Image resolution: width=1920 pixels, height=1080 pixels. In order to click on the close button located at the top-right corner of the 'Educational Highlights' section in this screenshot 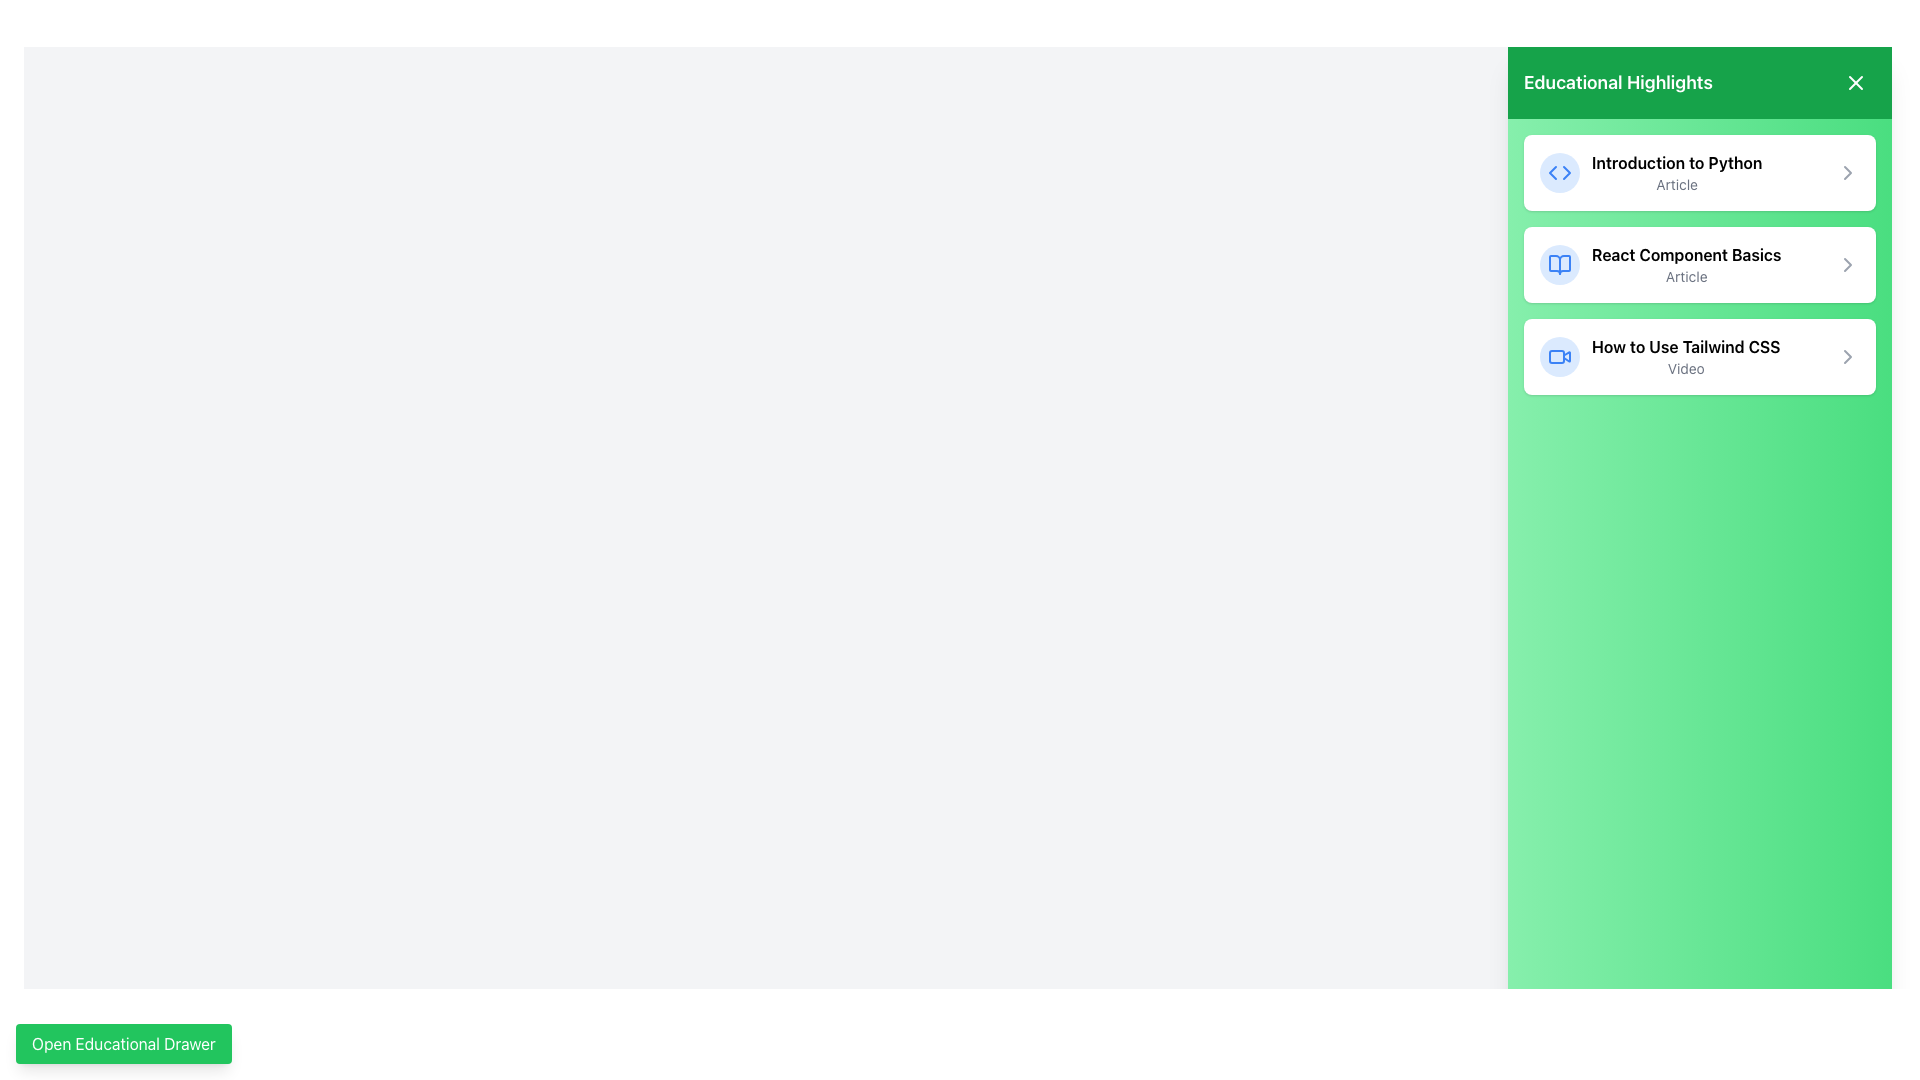, I will do `click(1855, 82)`.